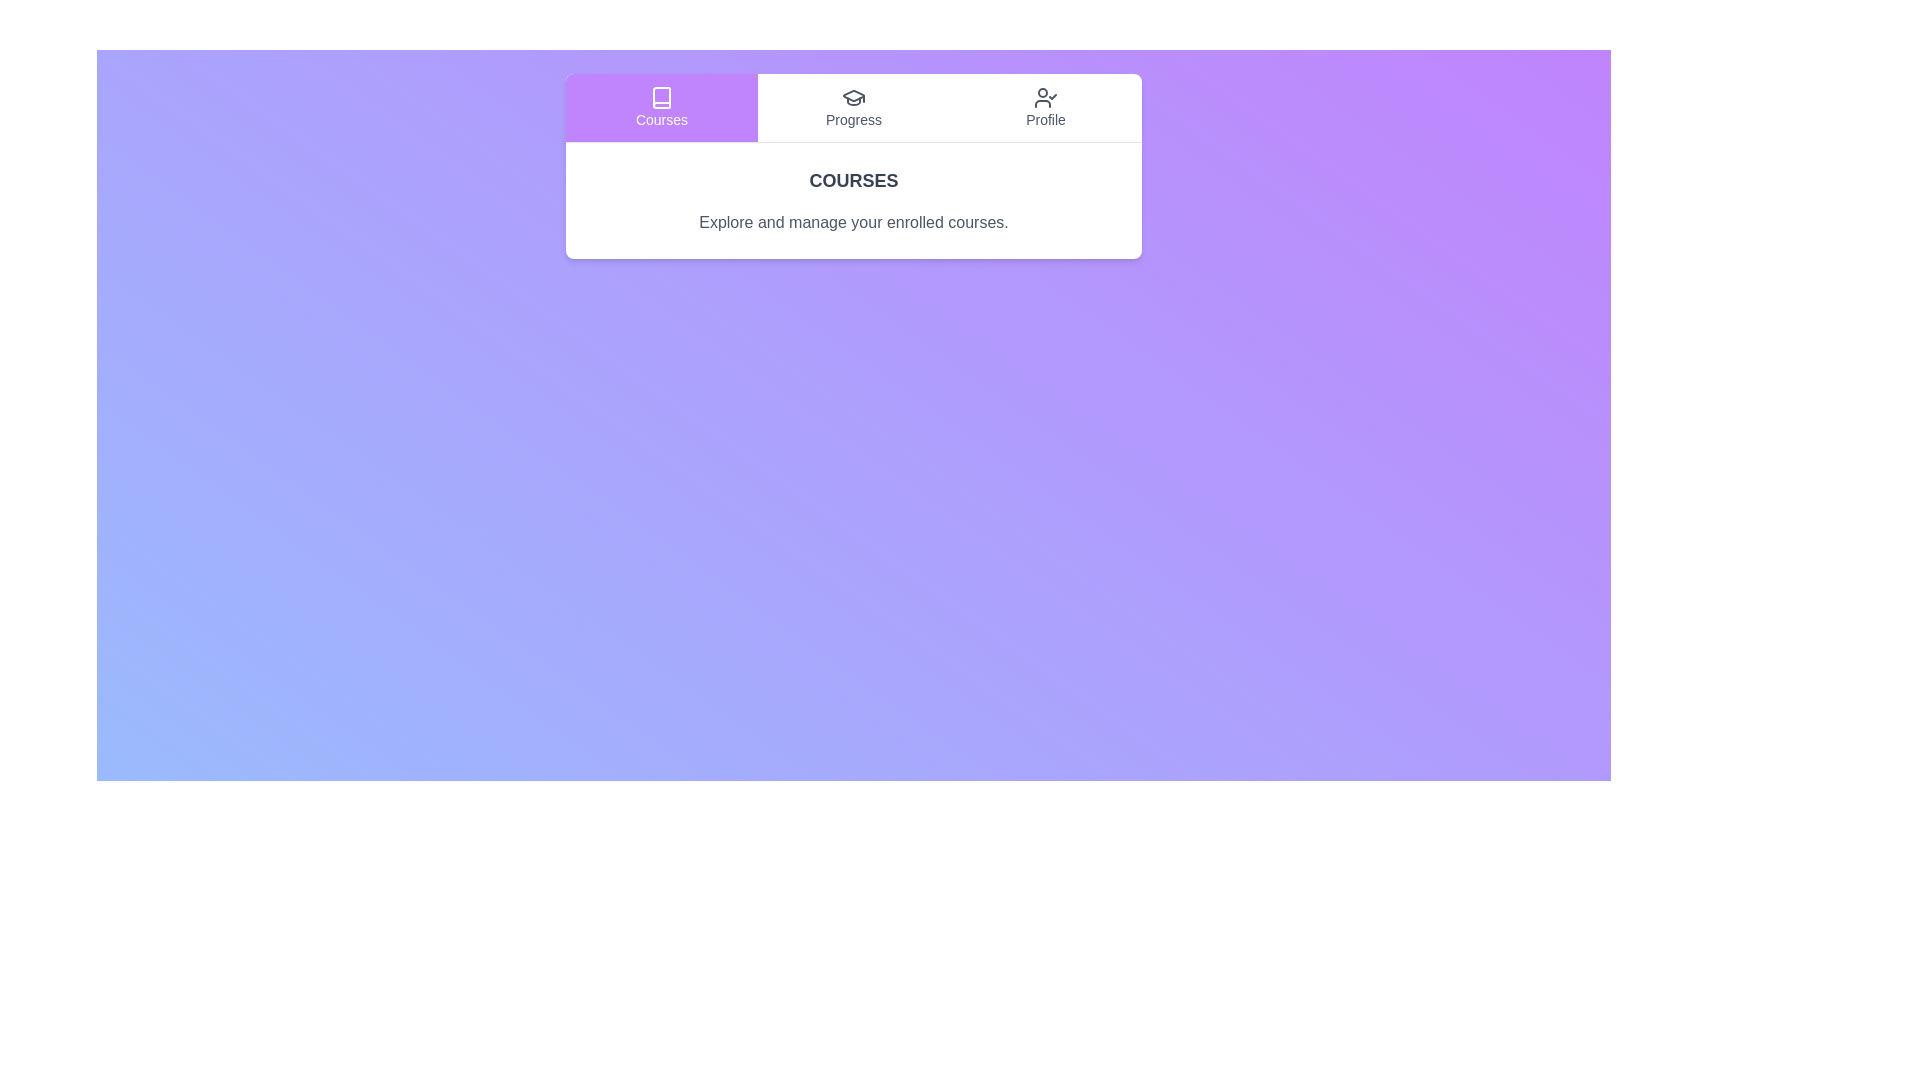  Describe the element at coordinates (662, 108) in the screenshot. I see `the Courses tab by clicking on its button` at that location.